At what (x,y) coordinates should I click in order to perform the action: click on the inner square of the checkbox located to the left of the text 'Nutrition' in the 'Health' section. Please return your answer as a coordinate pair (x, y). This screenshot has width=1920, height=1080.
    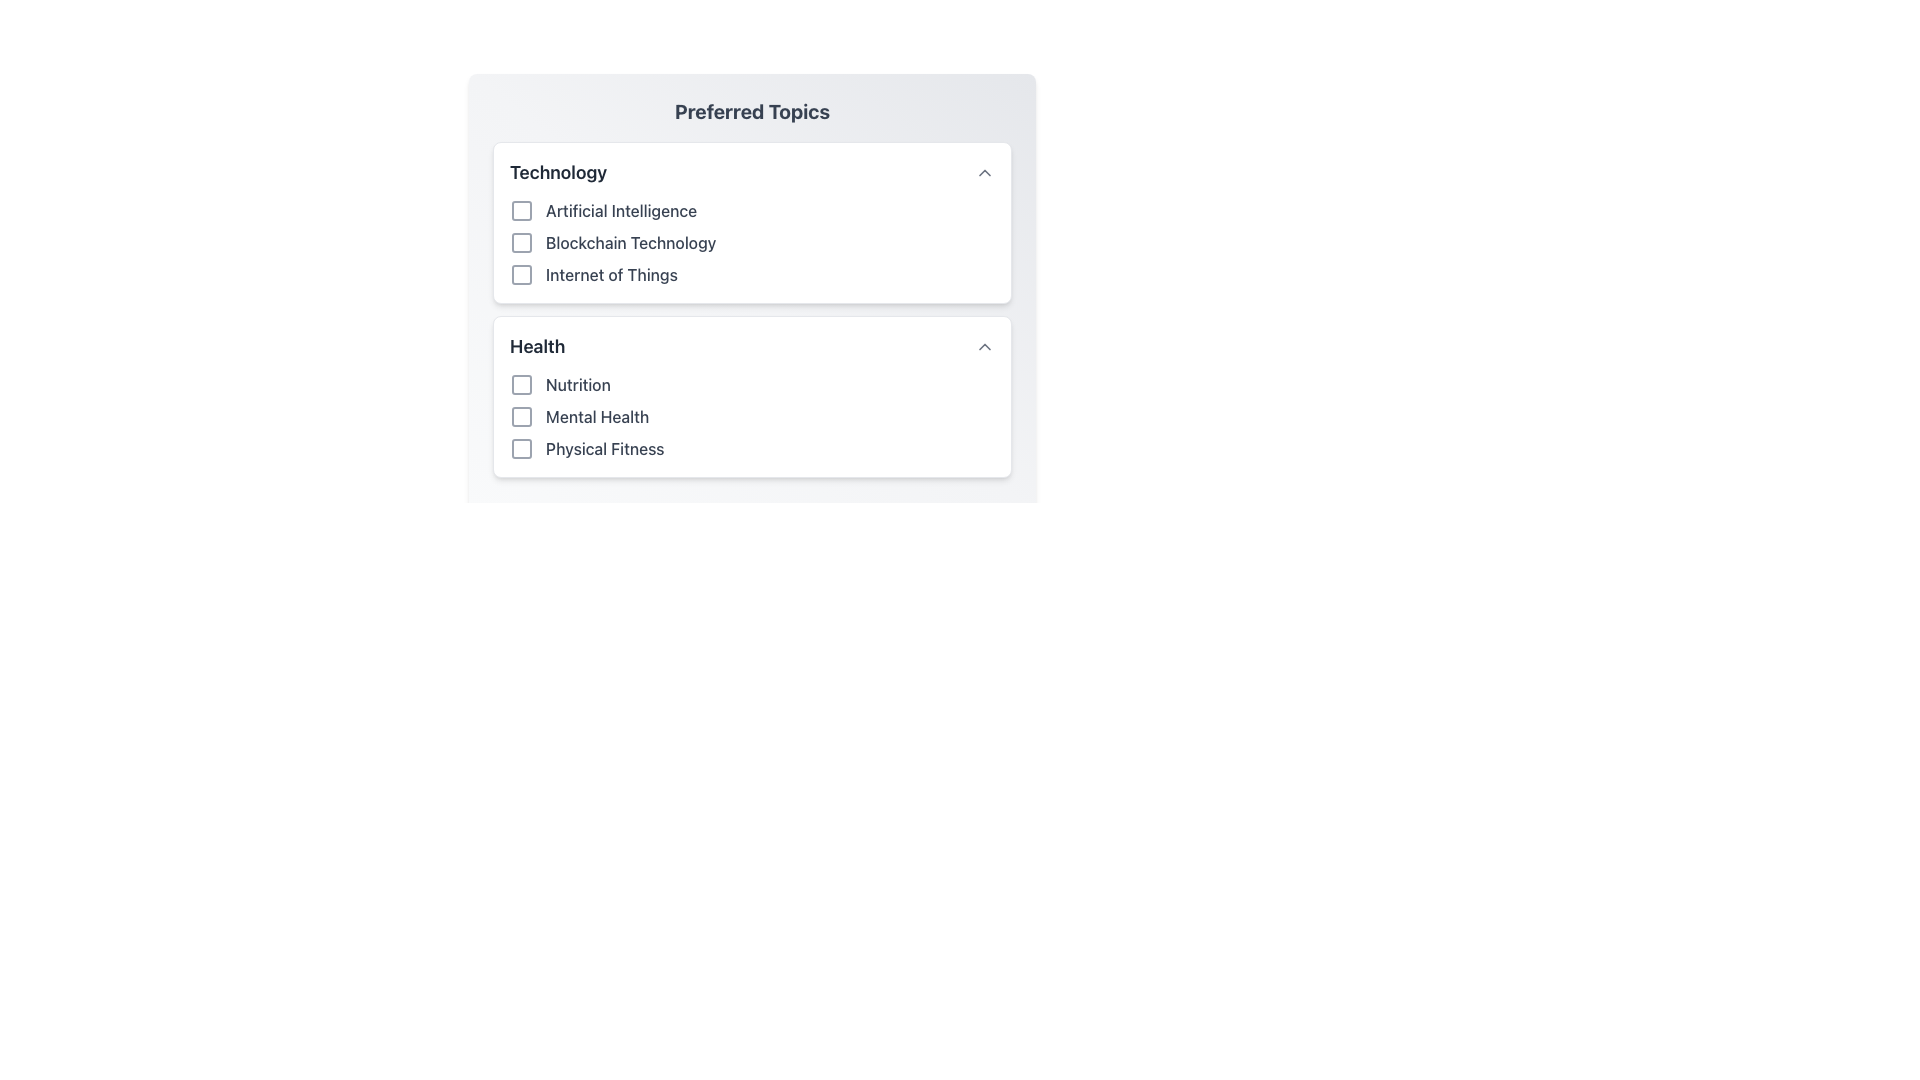
    Looking at the image, I should click on (522, 385).